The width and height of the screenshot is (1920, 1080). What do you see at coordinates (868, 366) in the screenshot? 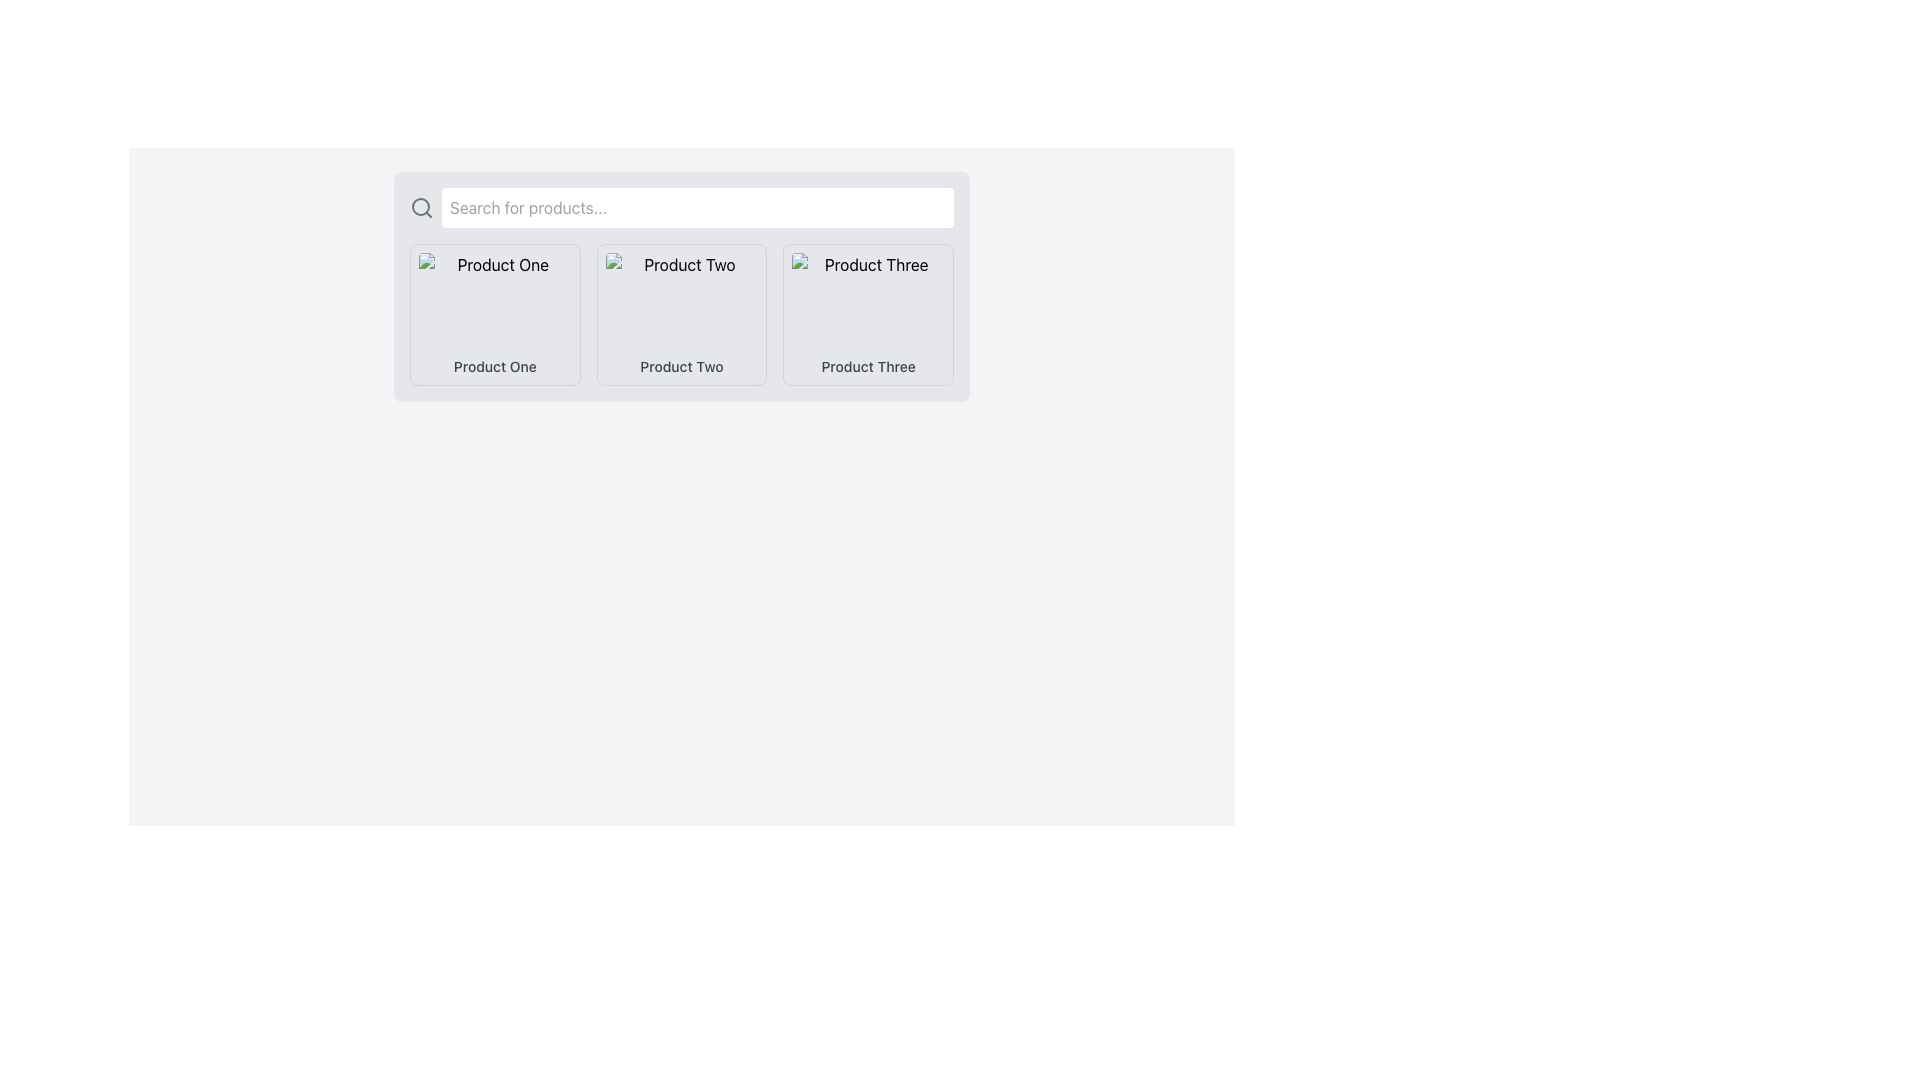
I see `the text label for 'Product Three', which is located below its corresponding image in the third product card of the grid` at bounding box center [868, 366].